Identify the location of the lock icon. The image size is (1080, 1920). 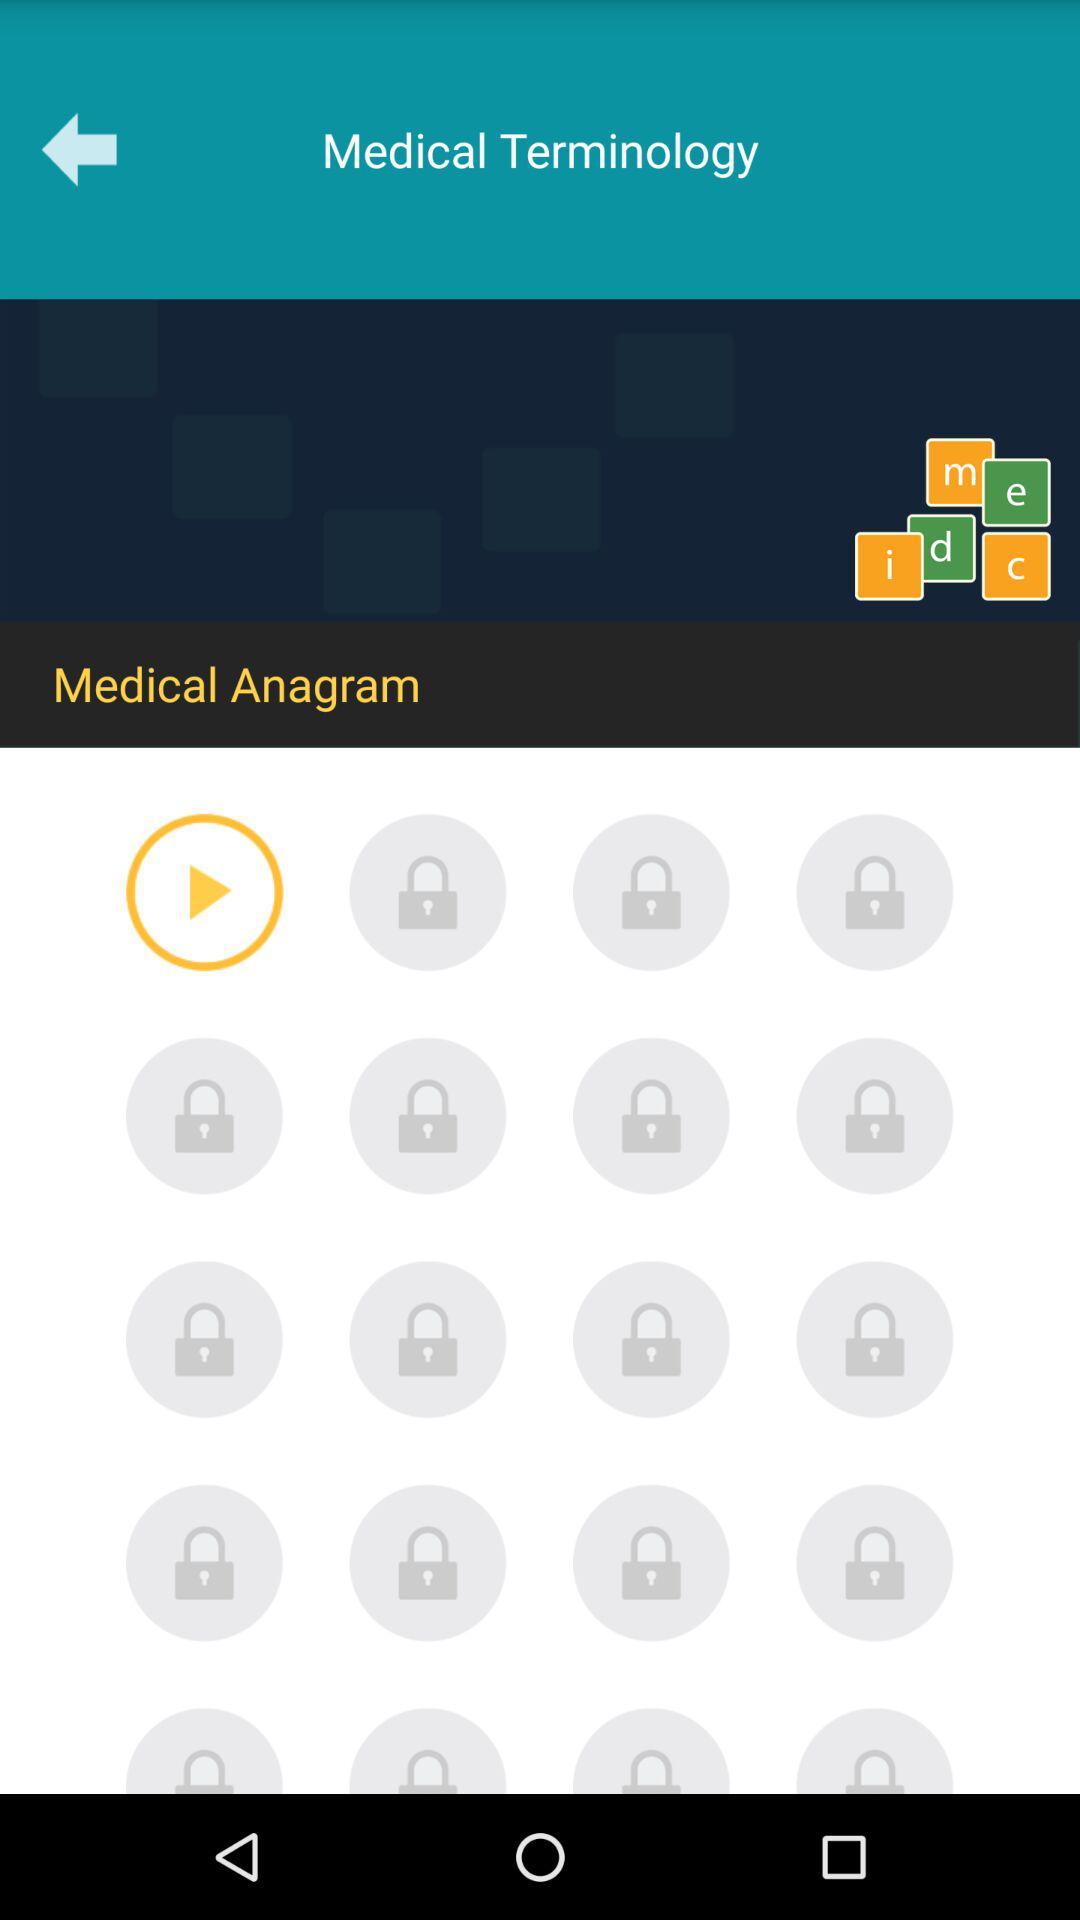
(651, 1432).